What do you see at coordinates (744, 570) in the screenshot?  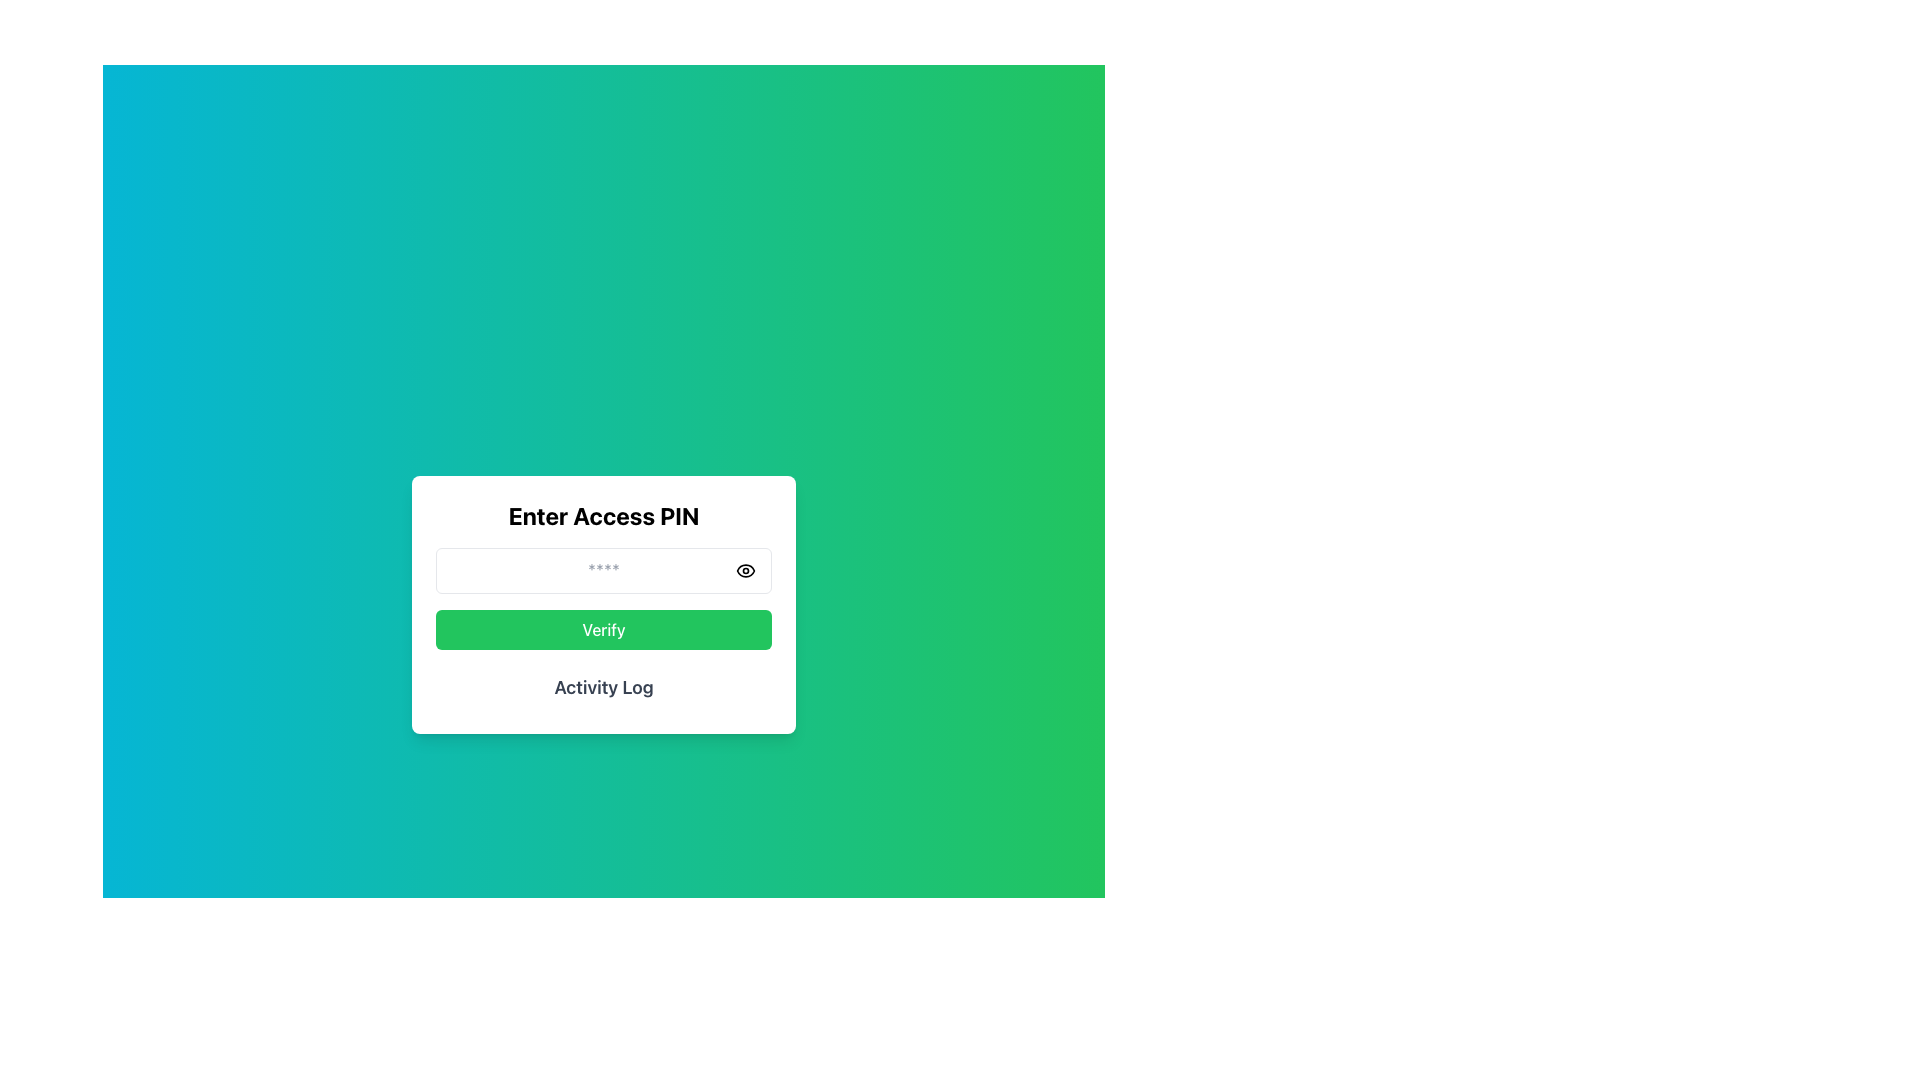 I see `the eye icon button located to the right of the PIN input field` at bounding box center [744, 570].